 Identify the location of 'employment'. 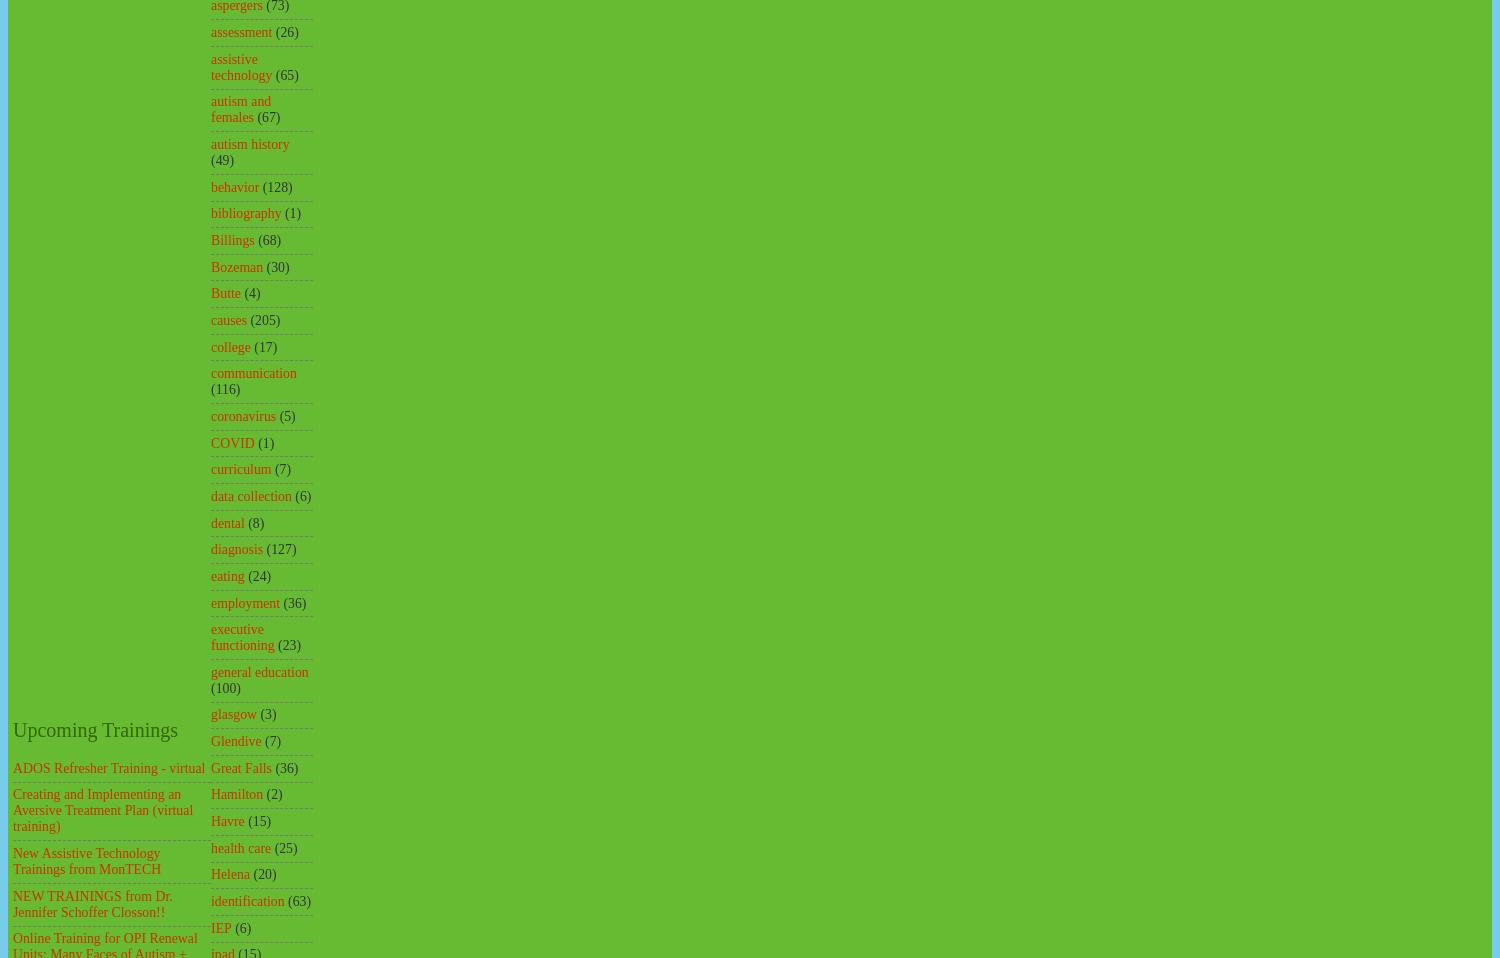
(244, 602).